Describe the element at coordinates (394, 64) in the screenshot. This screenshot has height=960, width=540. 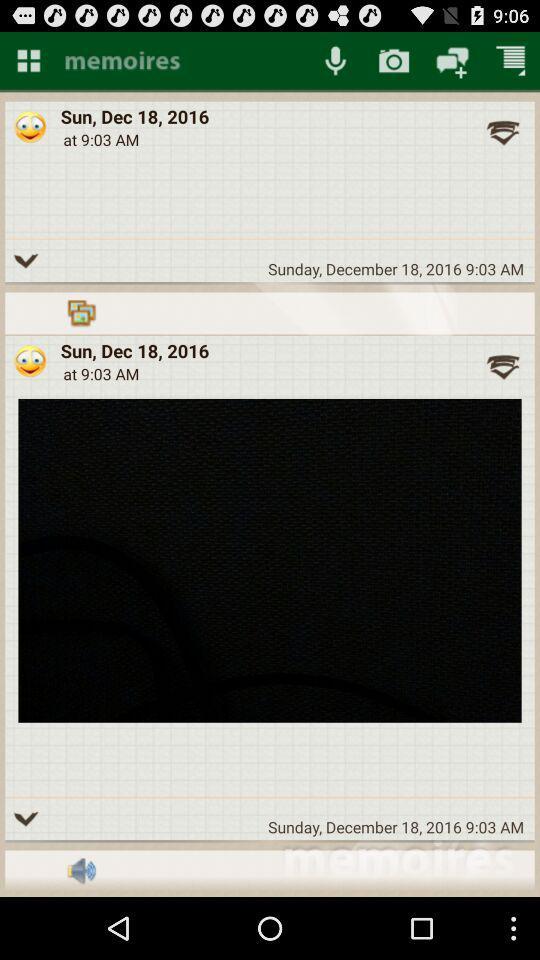
I see `the photo icon` at that location.